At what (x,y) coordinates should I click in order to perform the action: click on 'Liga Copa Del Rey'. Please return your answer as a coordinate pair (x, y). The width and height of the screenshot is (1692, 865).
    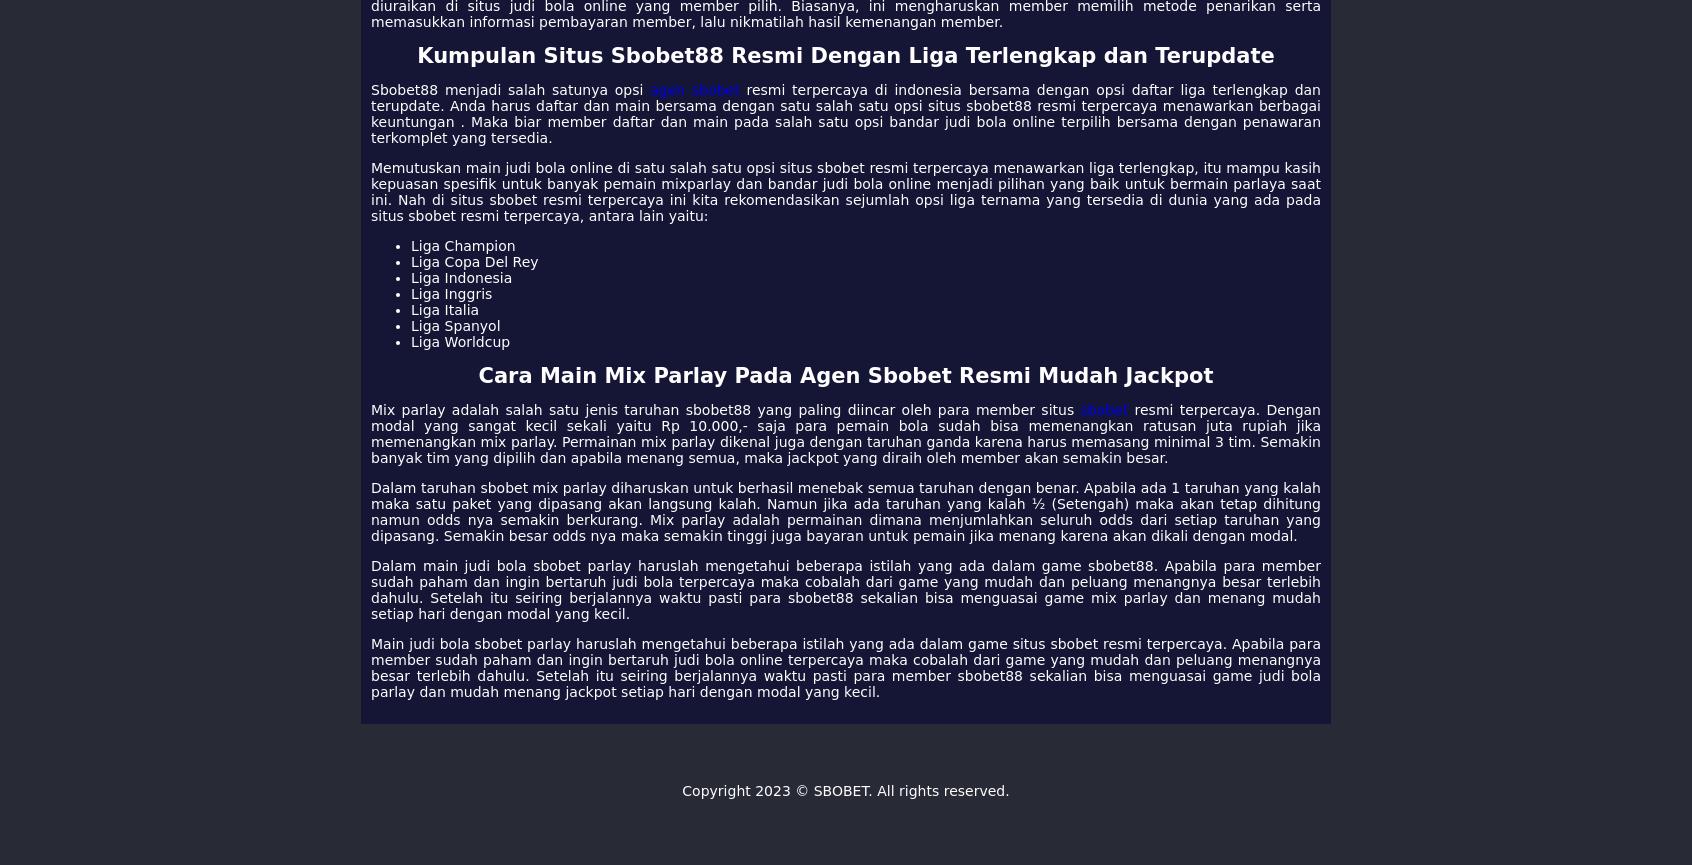
    Looking at the image, I should click on (410, 261).